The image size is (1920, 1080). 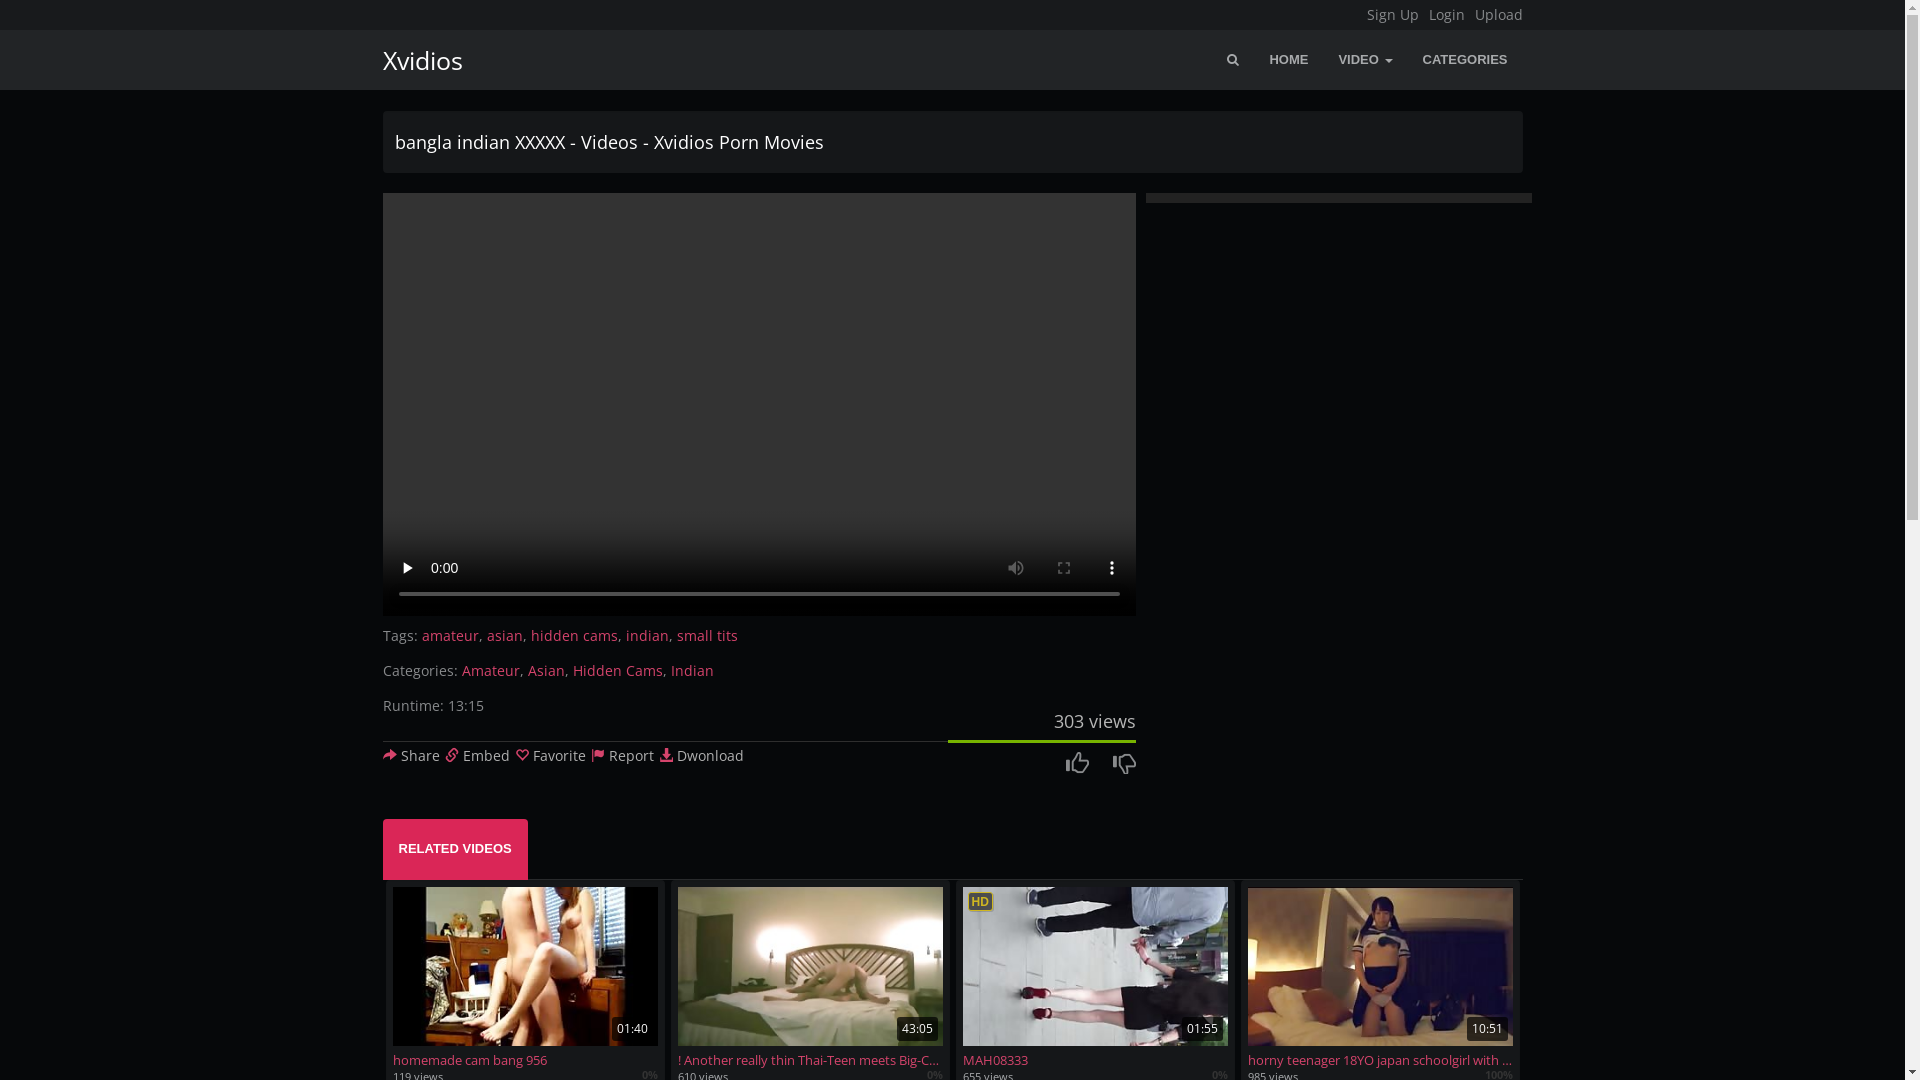 What do you see at coordinates (1445, 15) in the screenshot?
I see `'Login'` at bounding box center [1445, 15].